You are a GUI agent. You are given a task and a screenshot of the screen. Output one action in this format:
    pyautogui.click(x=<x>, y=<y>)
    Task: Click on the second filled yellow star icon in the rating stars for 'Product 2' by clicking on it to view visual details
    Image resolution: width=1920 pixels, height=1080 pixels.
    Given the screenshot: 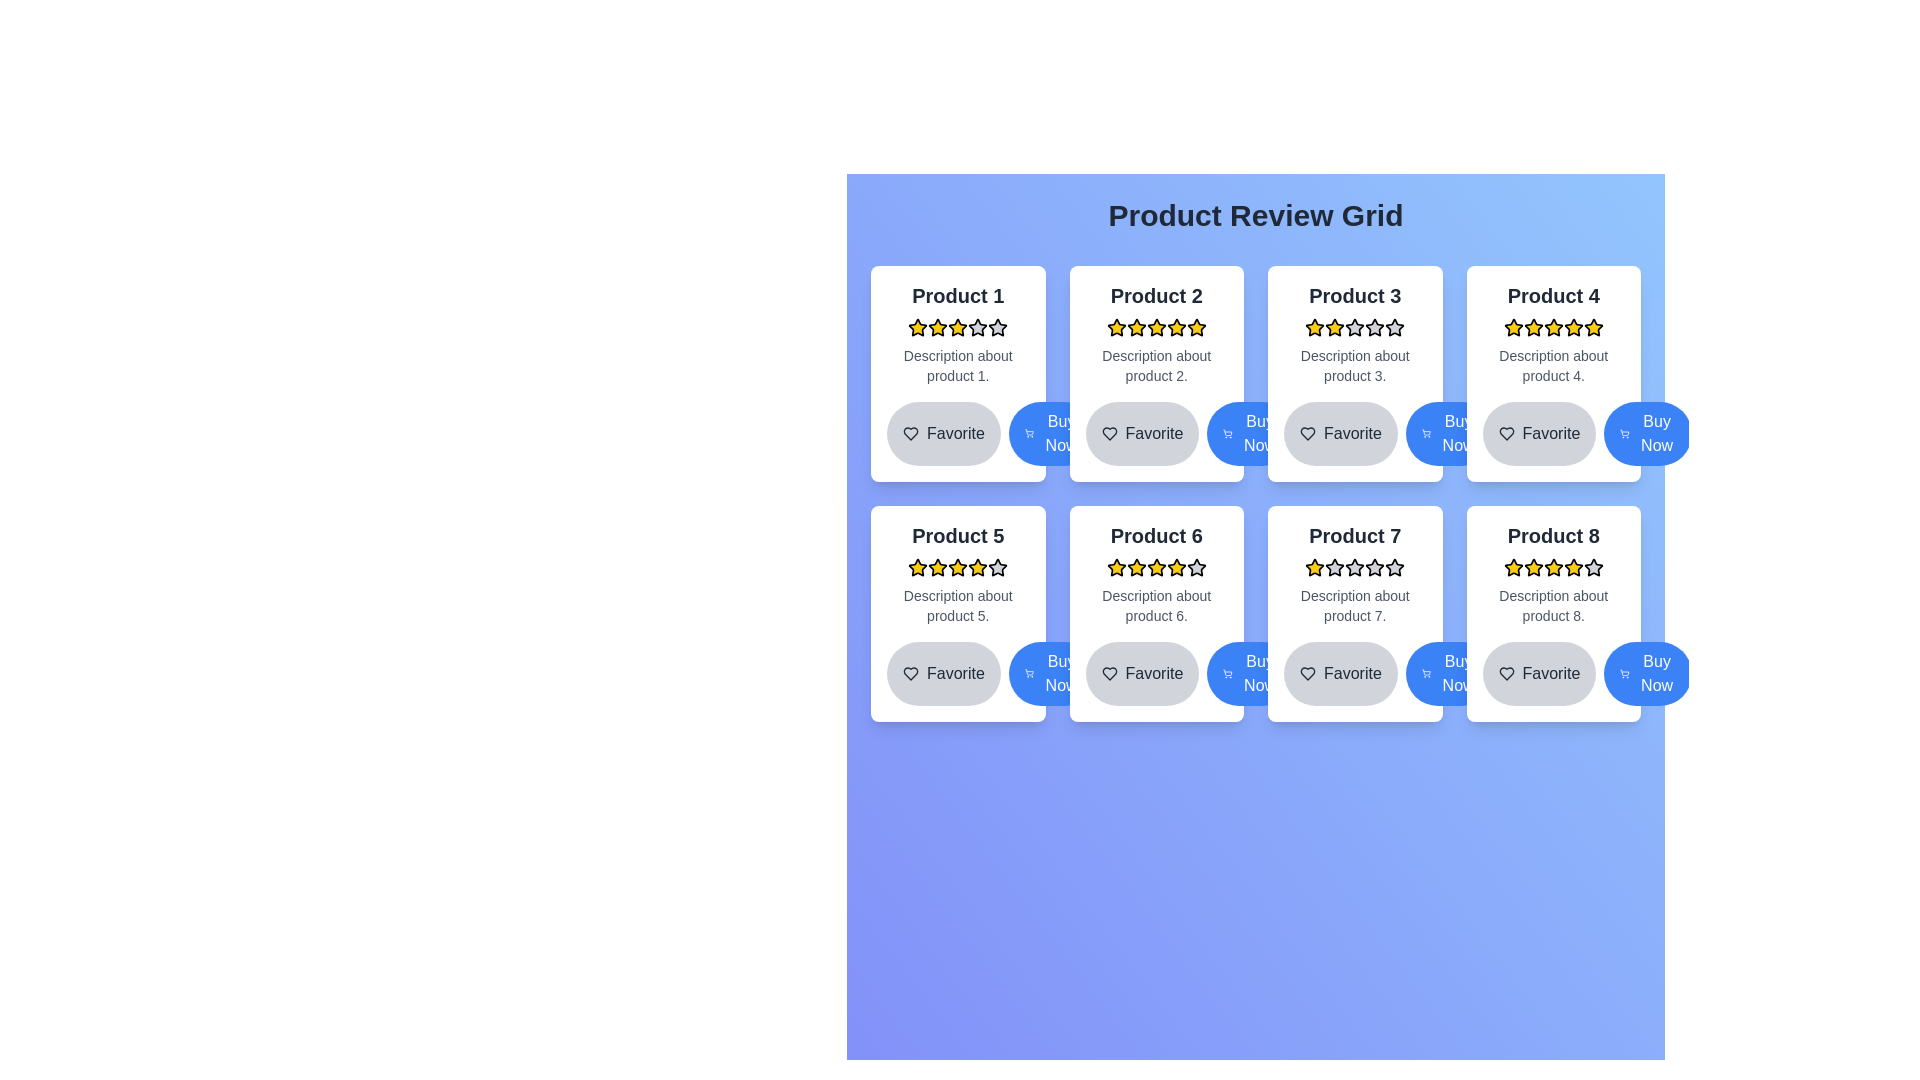 What is the action you would take?
    pyautogui.click(x=1115, y=326)
    